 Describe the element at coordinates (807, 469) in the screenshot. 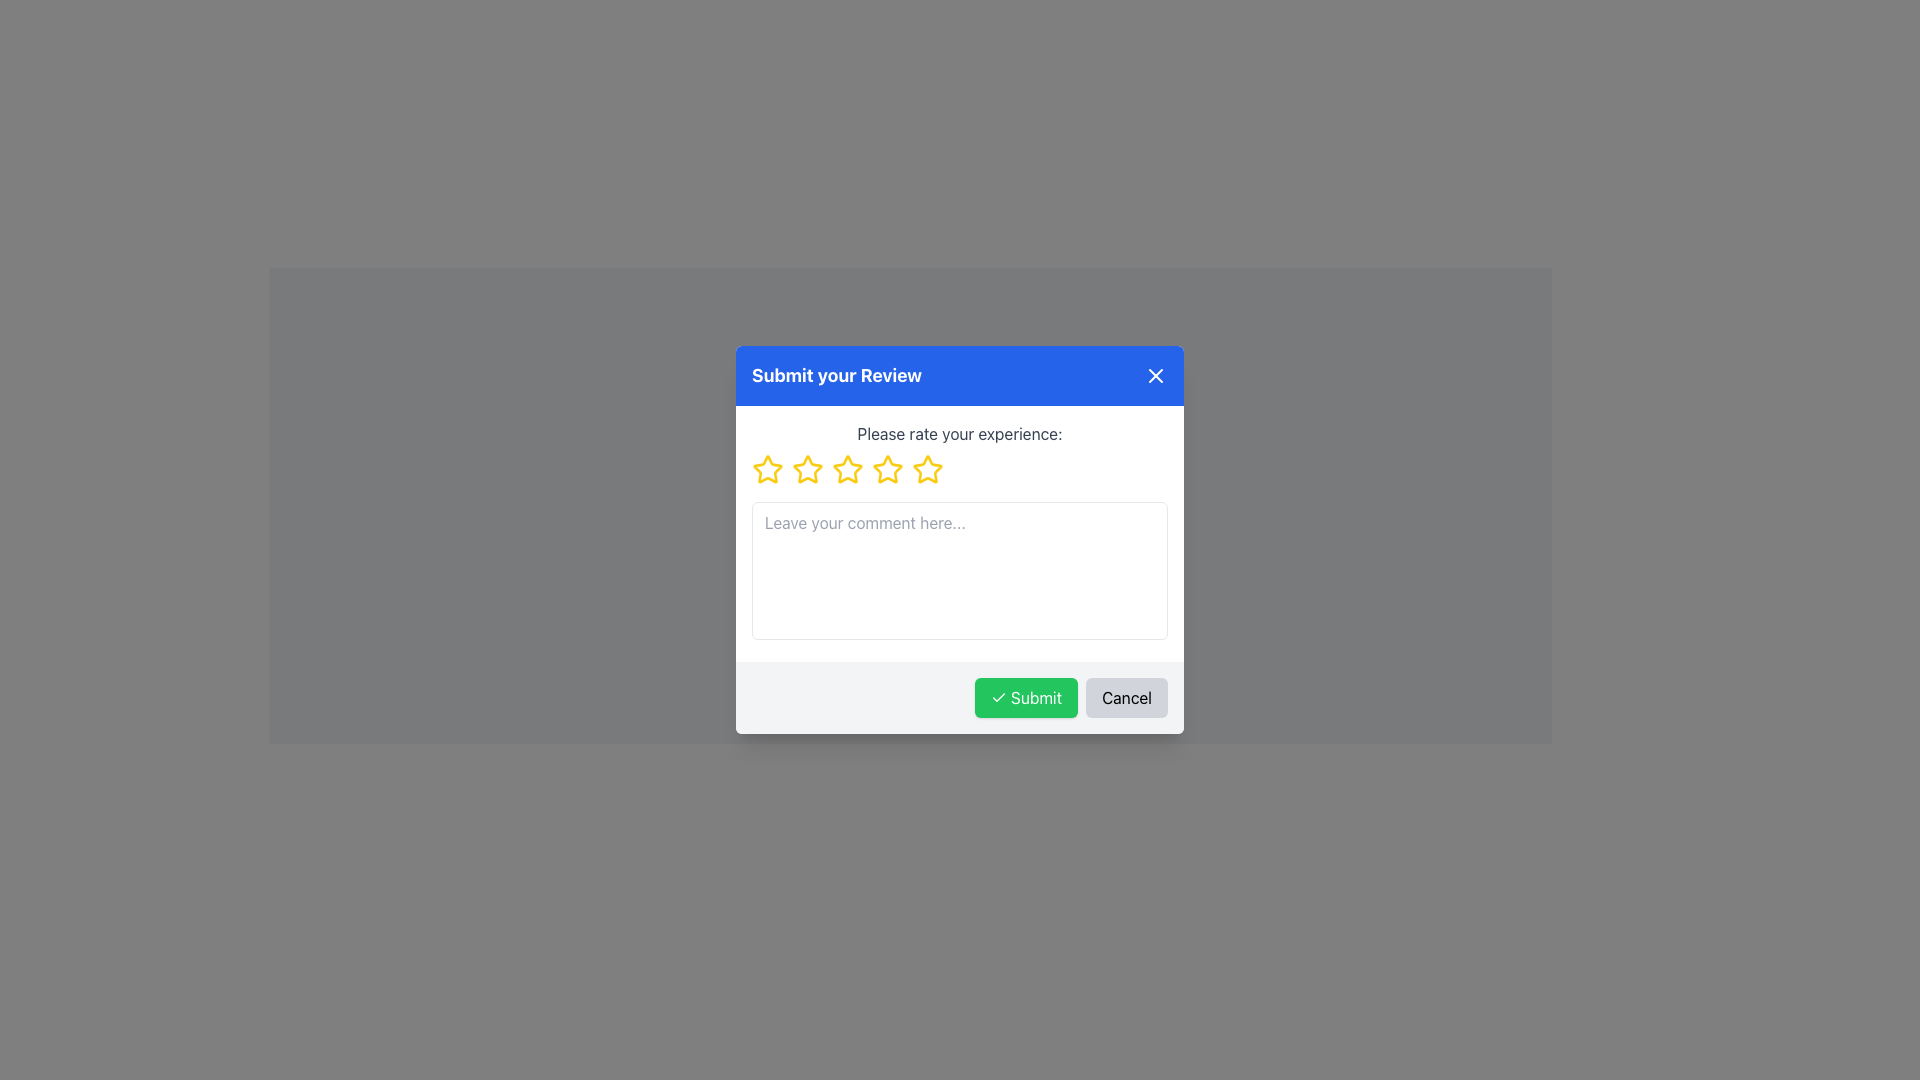

I see `the second yellow star icon in the star rating component of the feedback form titled 'Submit your Review'` at that location.